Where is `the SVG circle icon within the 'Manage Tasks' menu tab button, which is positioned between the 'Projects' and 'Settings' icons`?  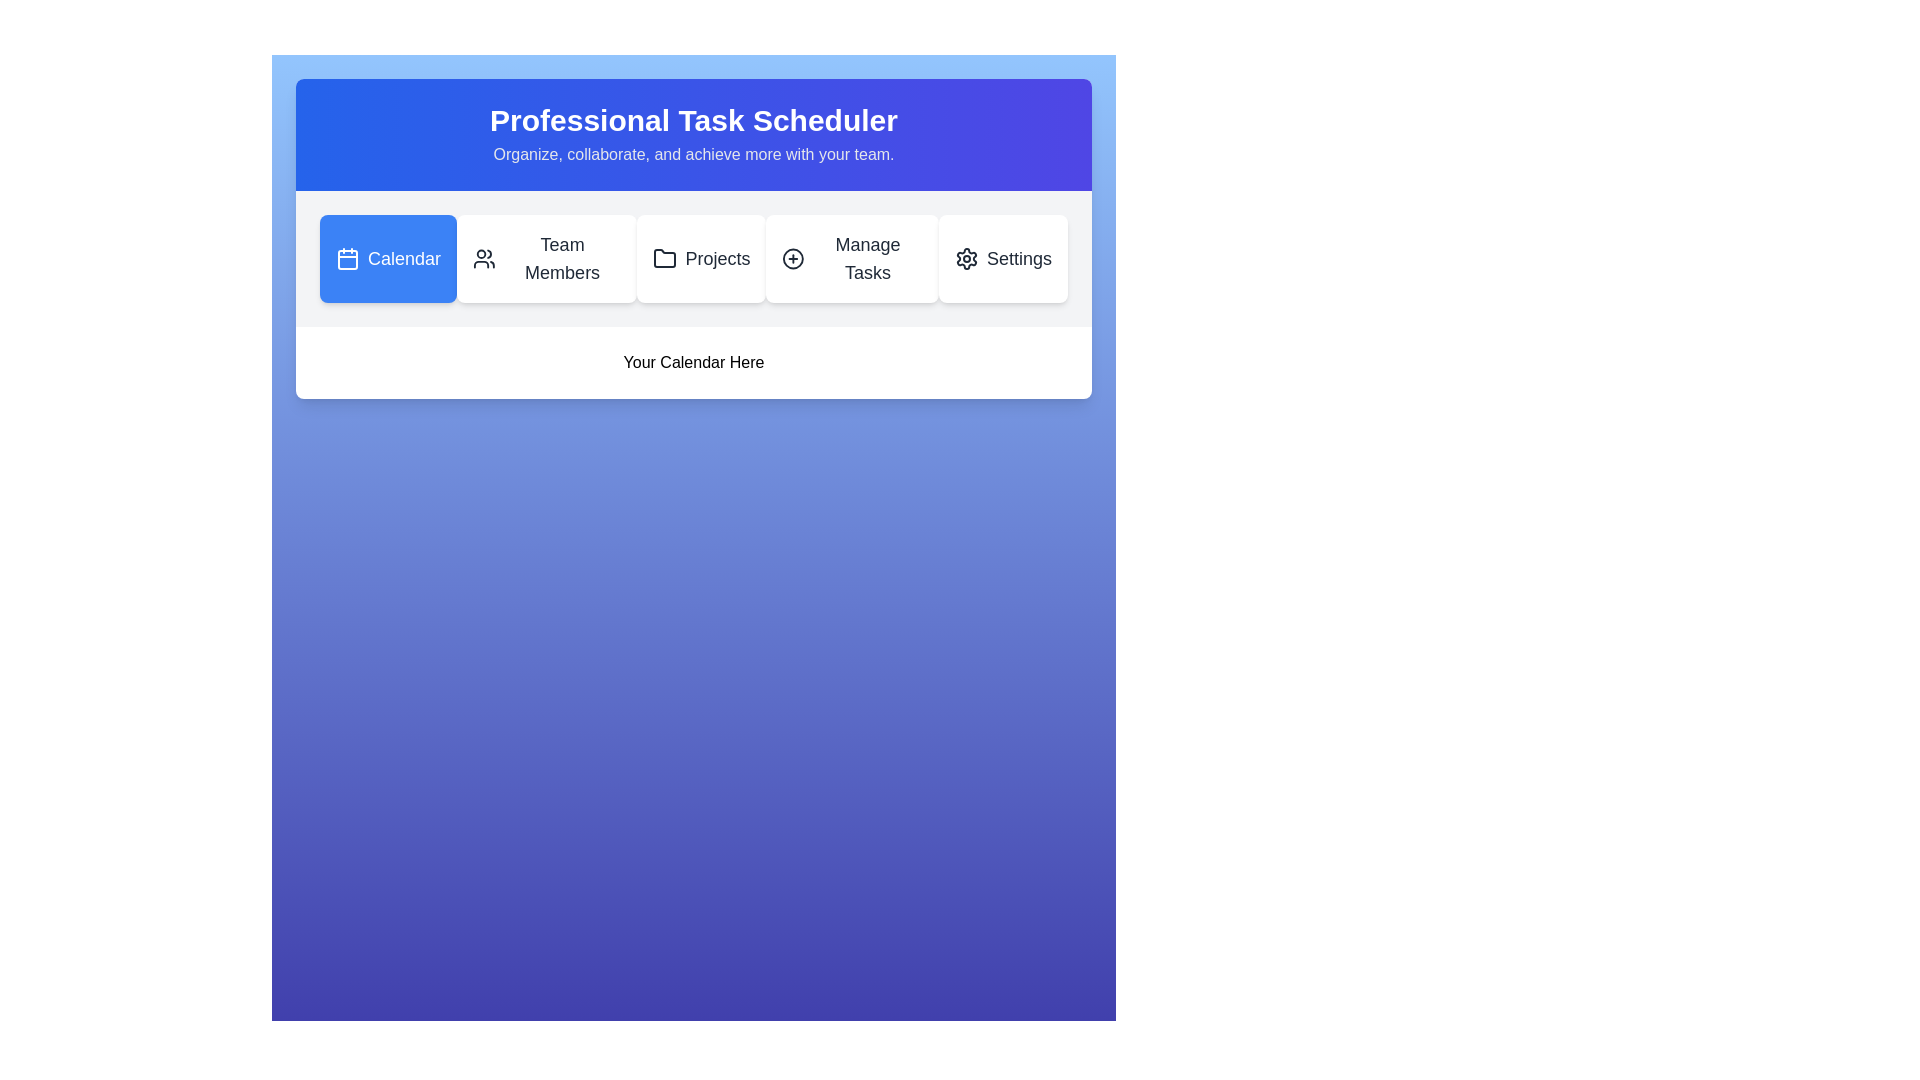
the SVG circle icon within the 'Manage Tasks' menu tab button, which is positioned between the 'Projects' and 'Settings' icons is located at coordinates (792, 257).